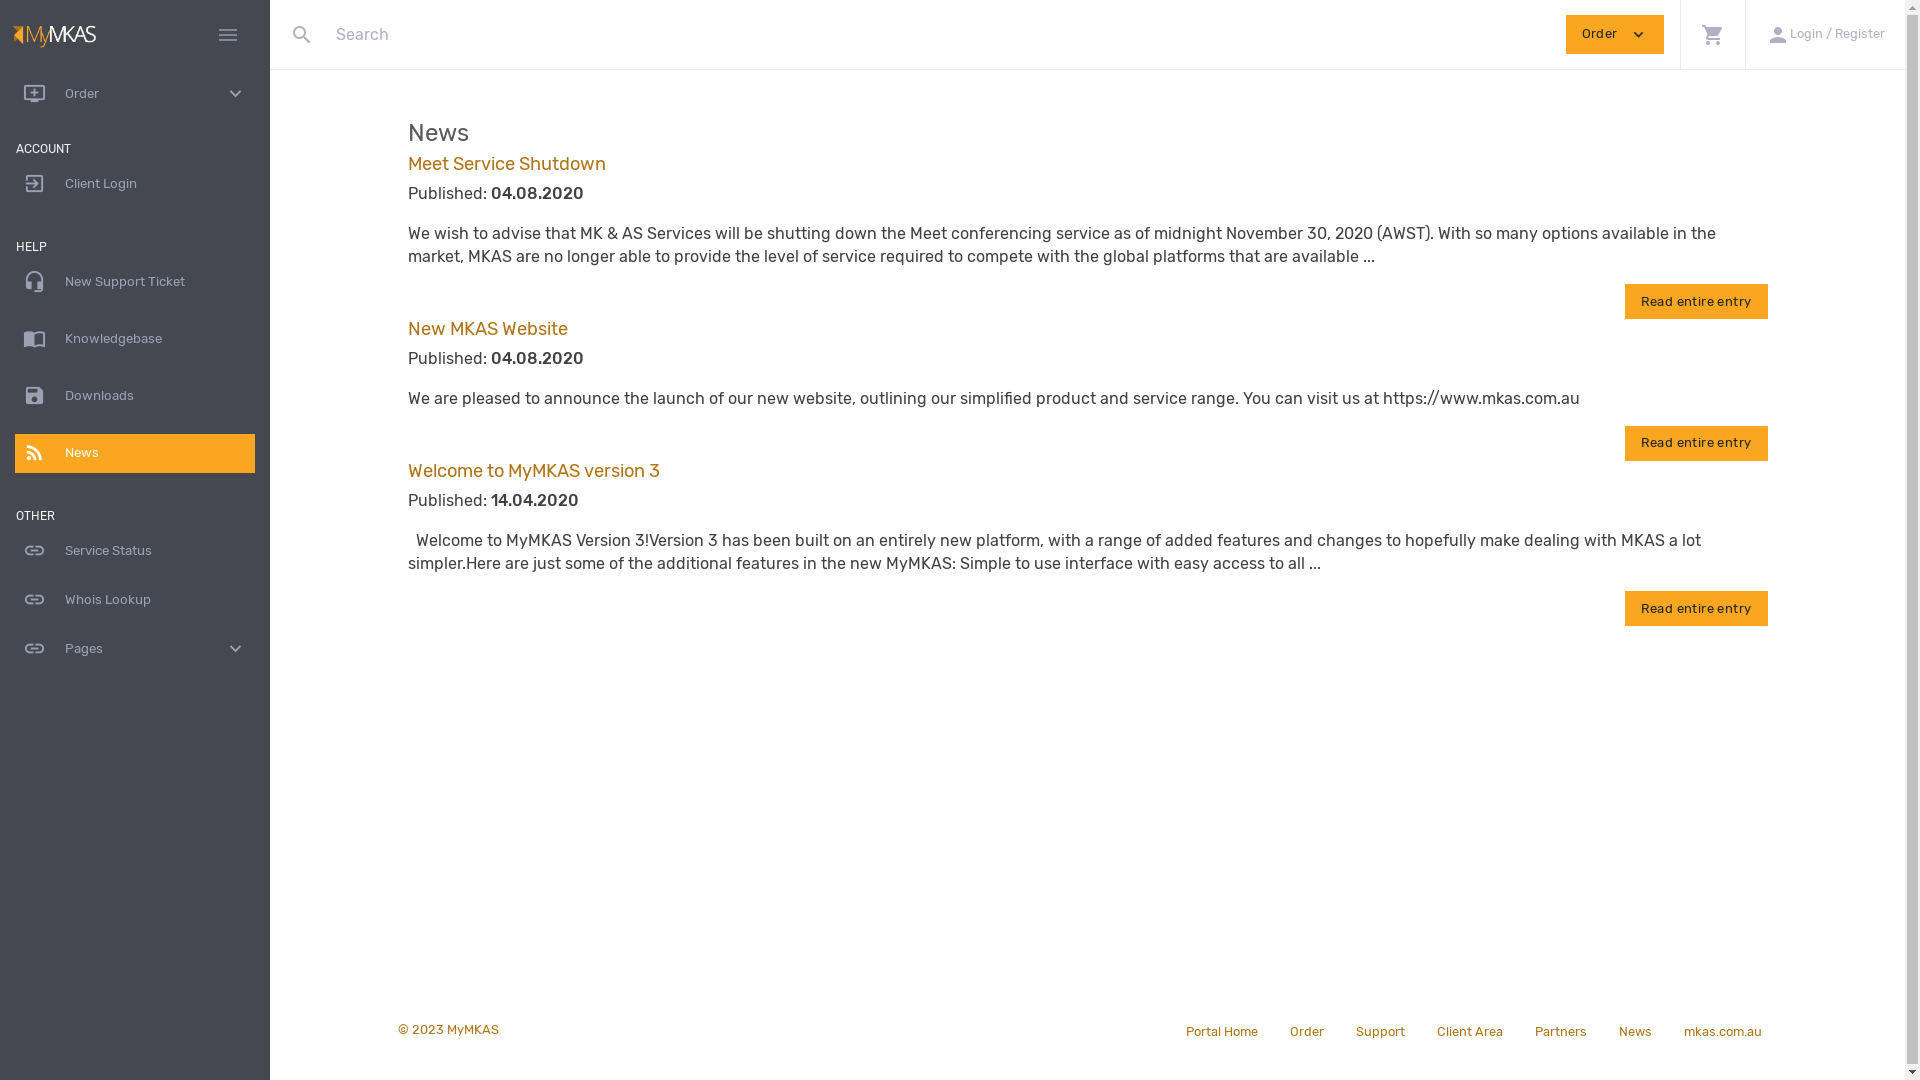 This screenshot has width=1920, height=1080. I want to click on 'Support', so click(1379, 1030).